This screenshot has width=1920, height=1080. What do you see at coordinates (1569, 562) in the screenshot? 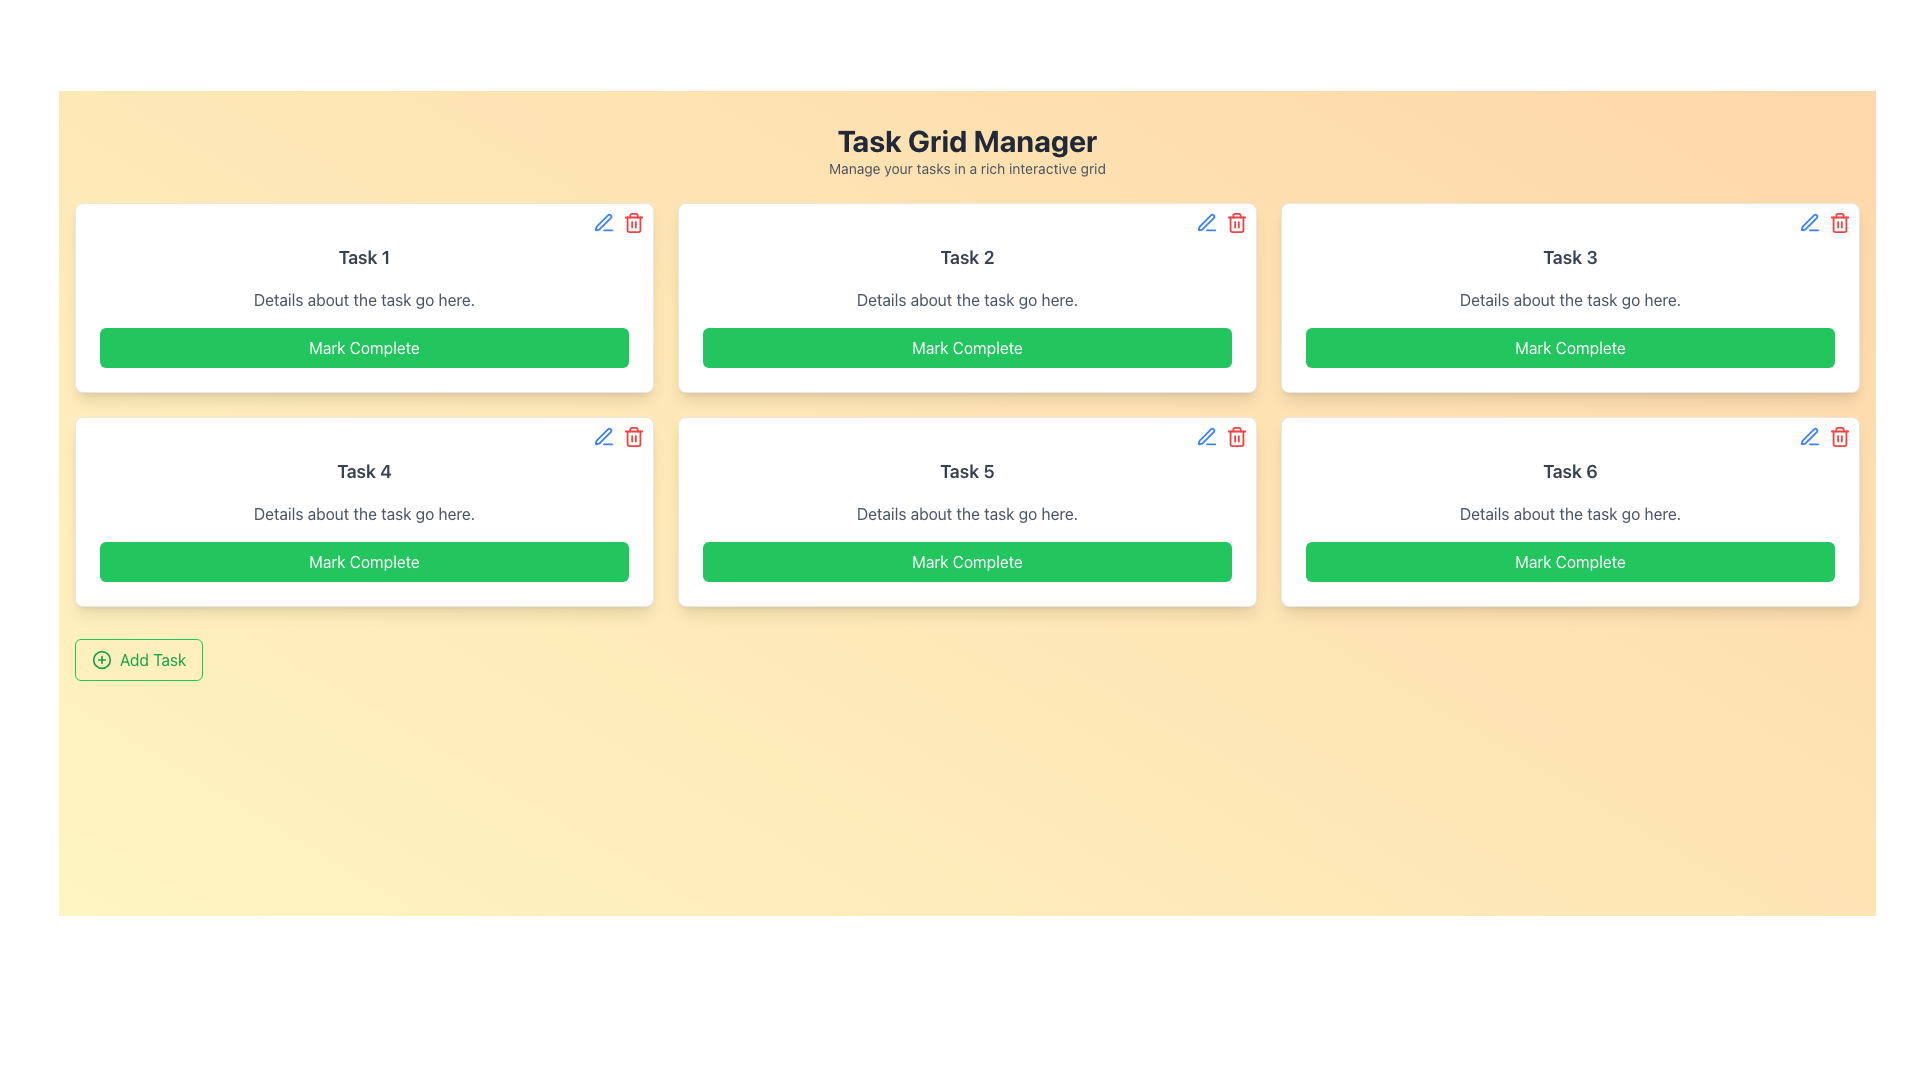
I see `the button at the bottom of the 'Task 6' card` at bounding box center [1569, 562].